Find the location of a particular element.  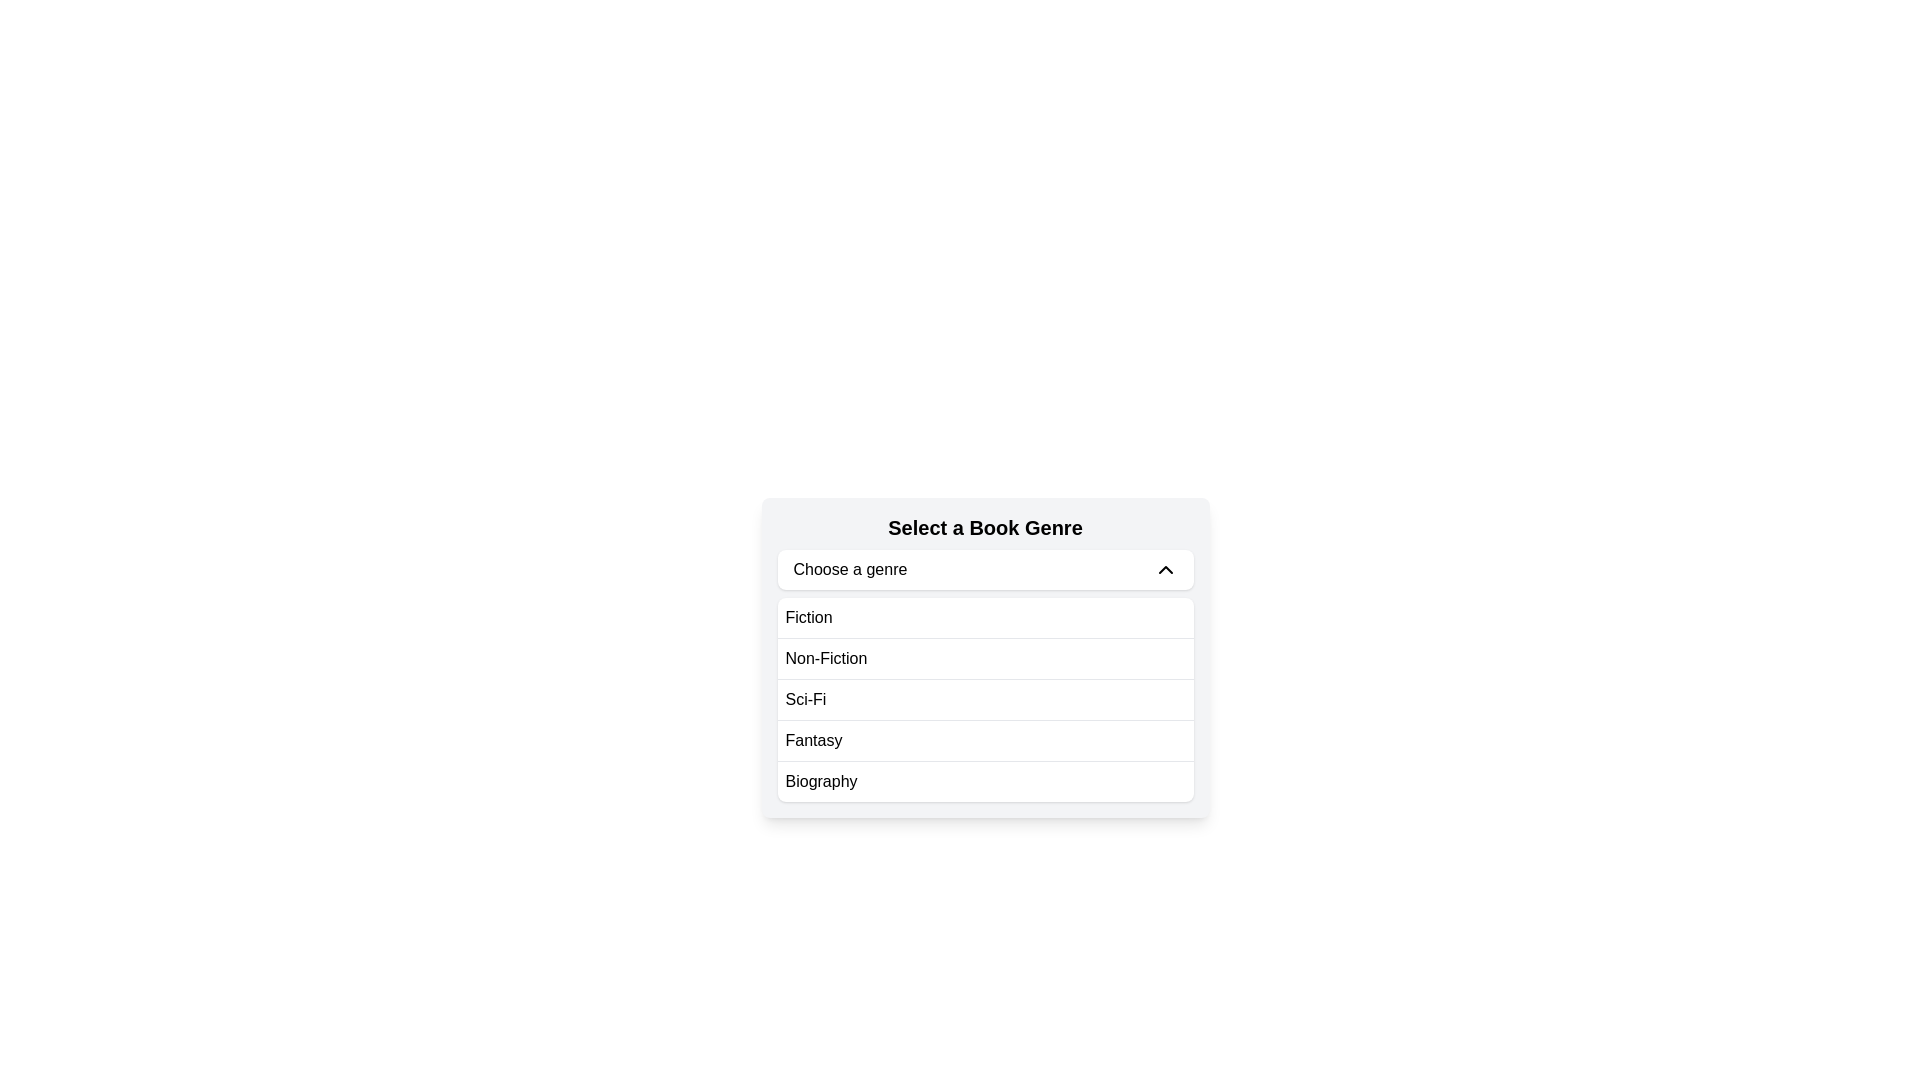

the text label reading 'Fantasy' is located at coordinates (813, 740).